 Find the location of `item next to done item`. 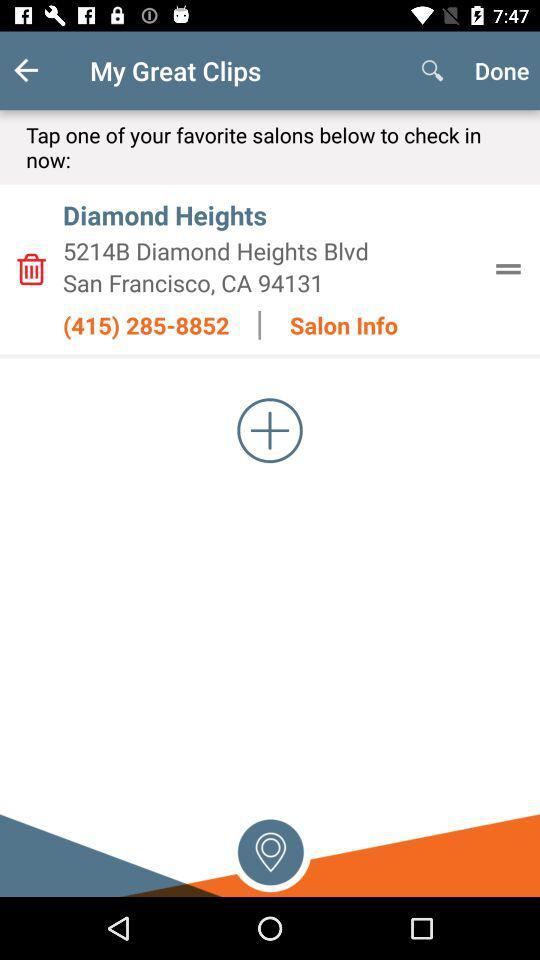

item next to done item is located at coordinates (431, 70).